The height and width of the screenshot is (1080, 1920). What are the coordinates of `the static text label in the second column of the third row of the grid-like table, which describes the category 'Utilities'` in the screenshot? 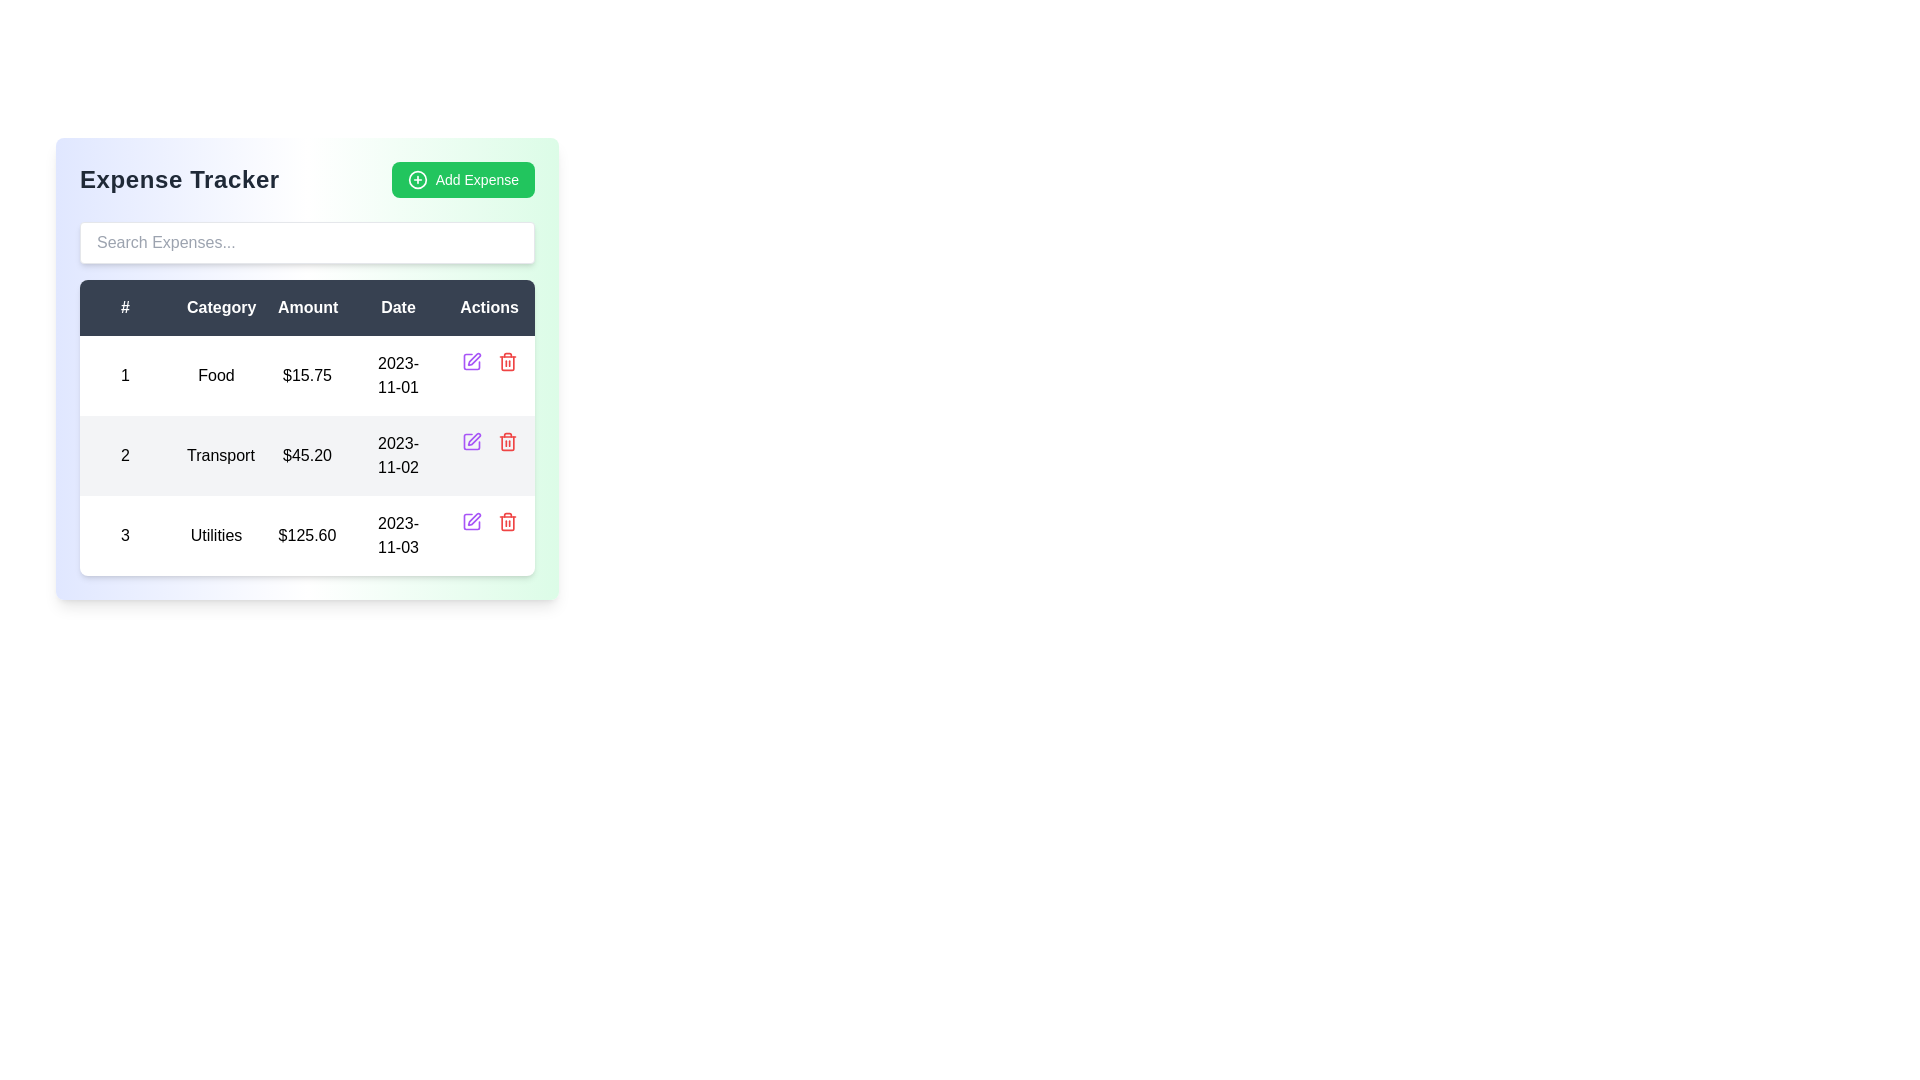 It's located at (216, 535).